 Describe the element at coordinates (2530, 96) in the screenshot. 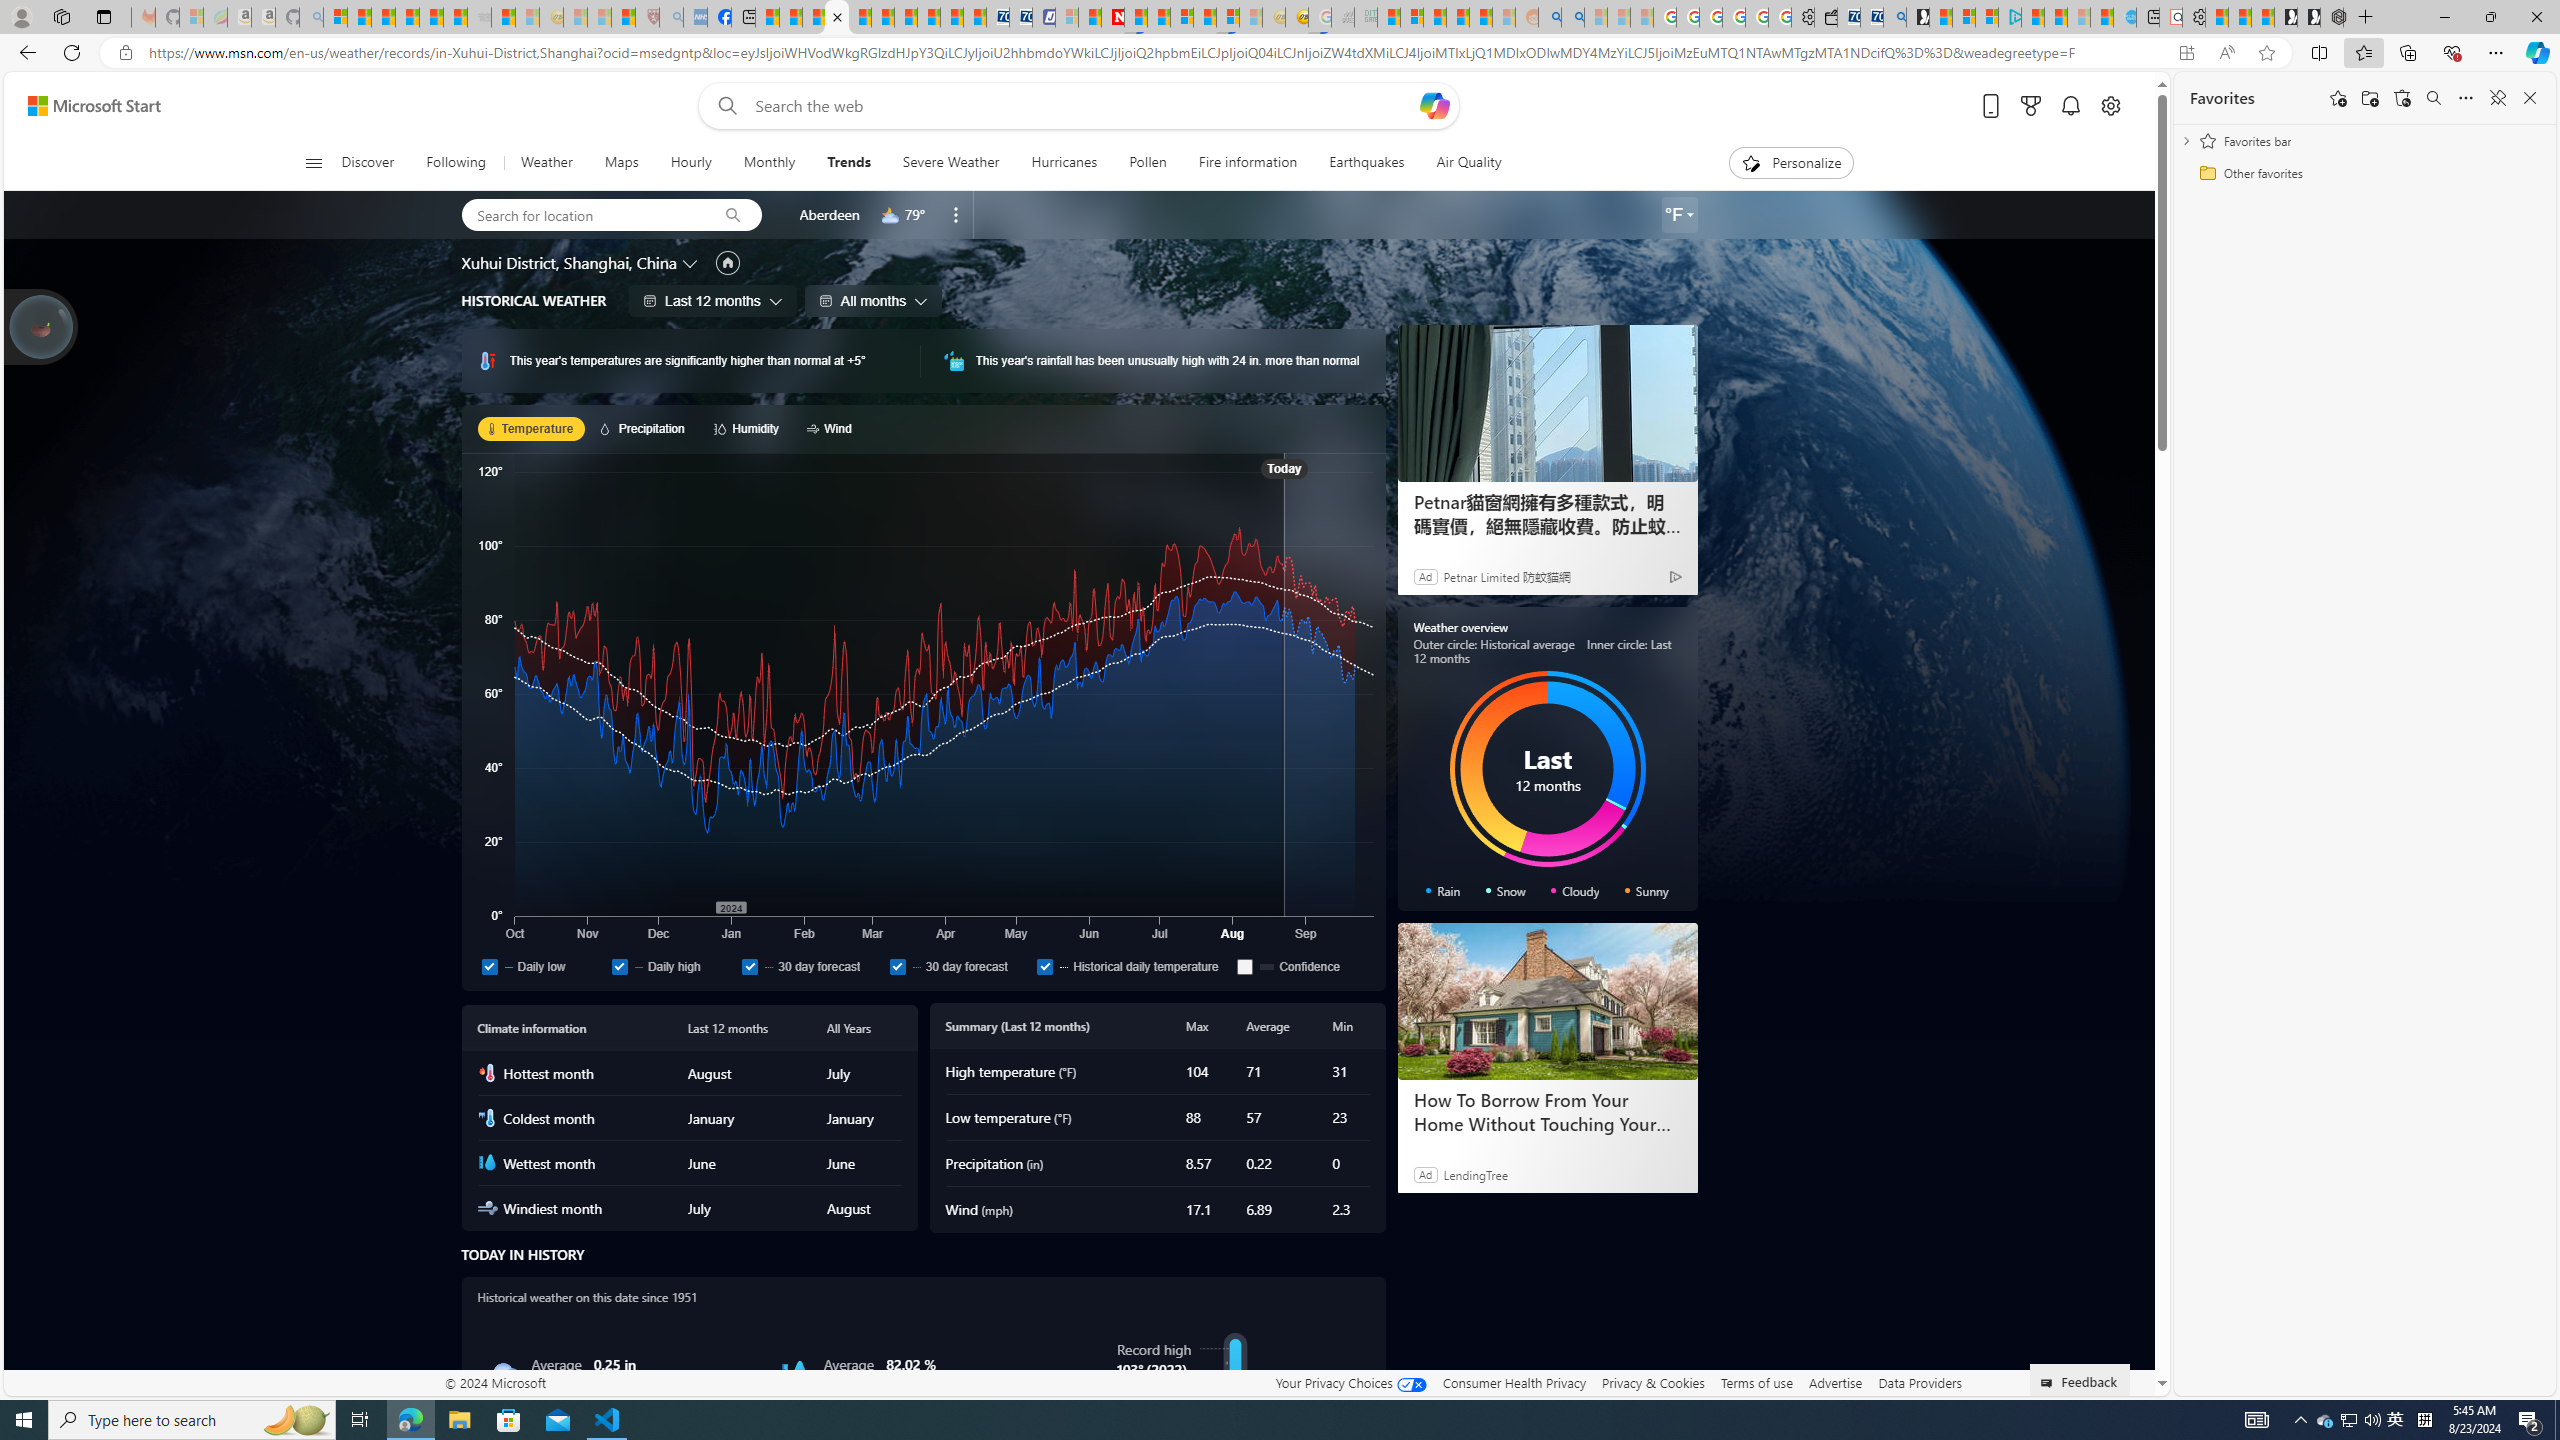

I see `'Close favorites'` at that location.